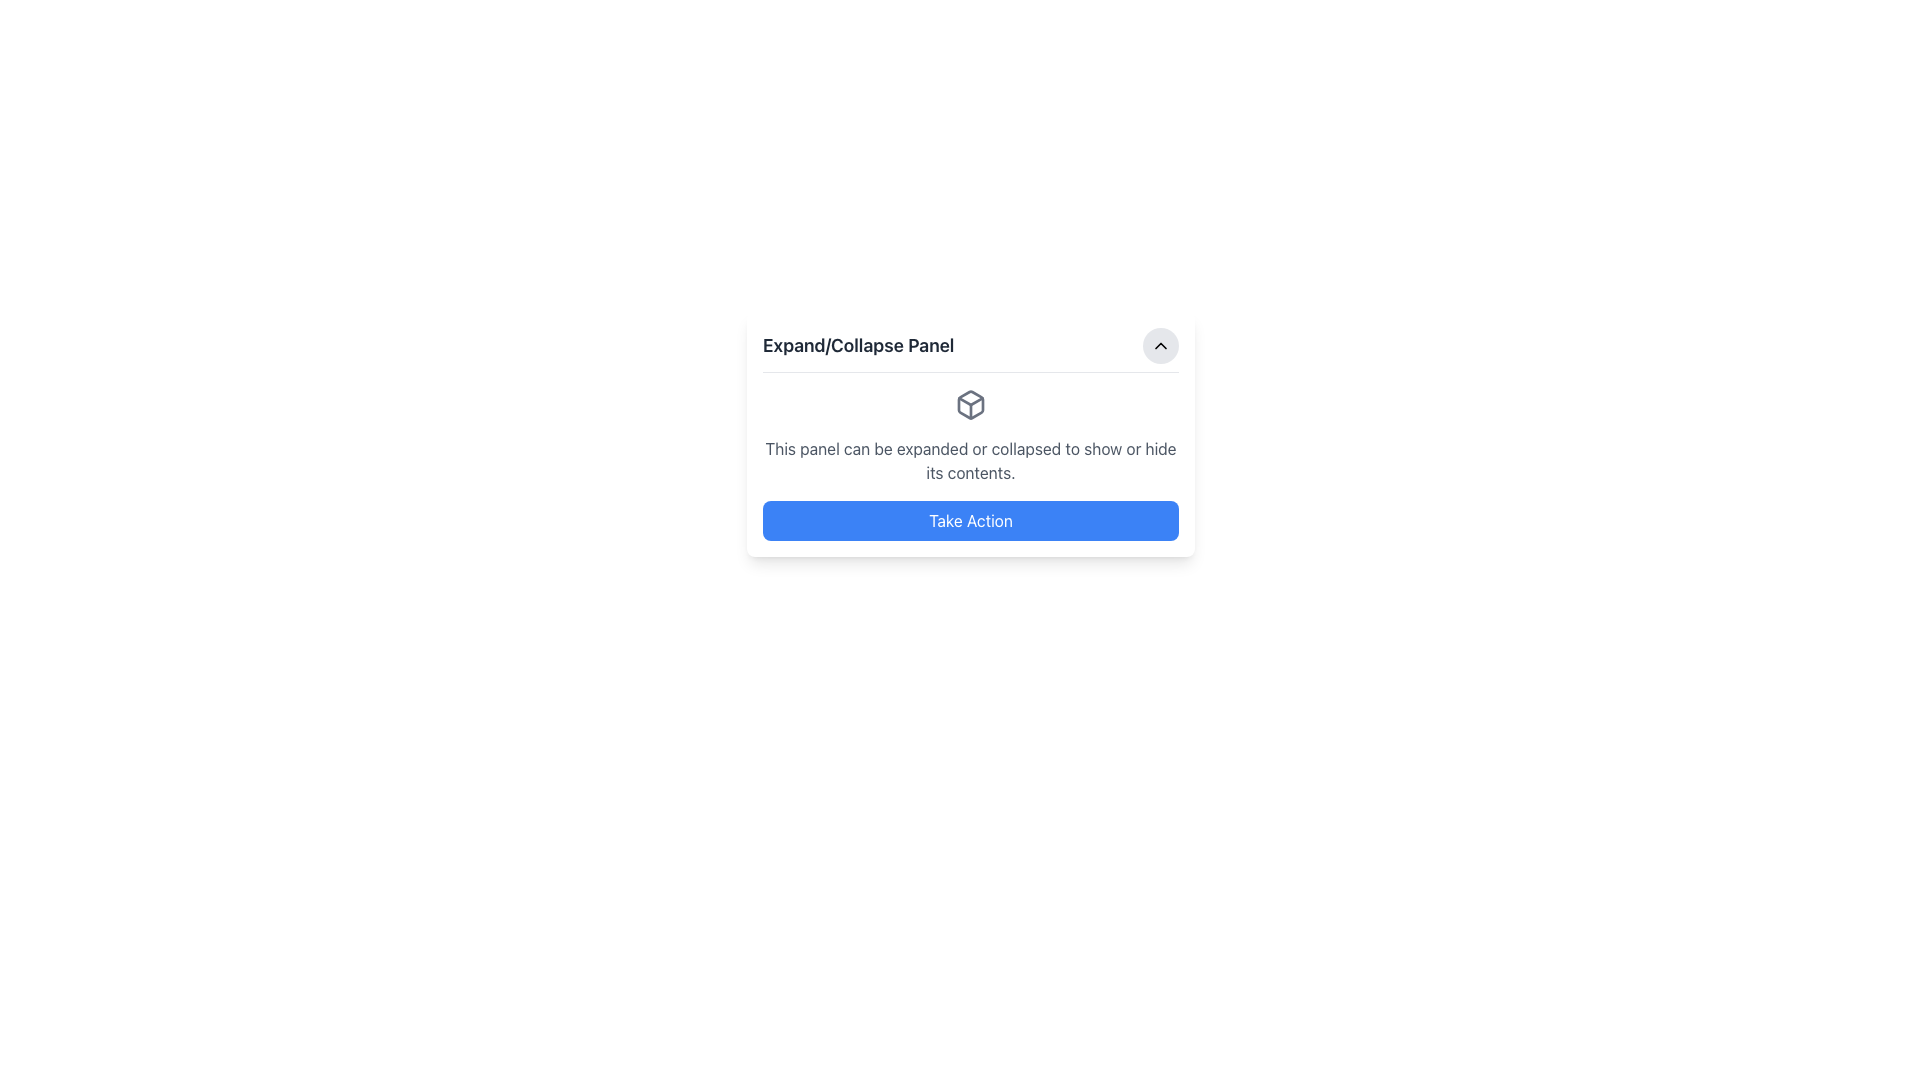 This screenshot has height=1080, width=1920. What do you see at coordinates (1161, 345) in the screenshot?
I see `the gray circular button in the top-right corner of the 'Expand/Collapse Panel' to observe interaction effects` at bounding box center [1161, 345].